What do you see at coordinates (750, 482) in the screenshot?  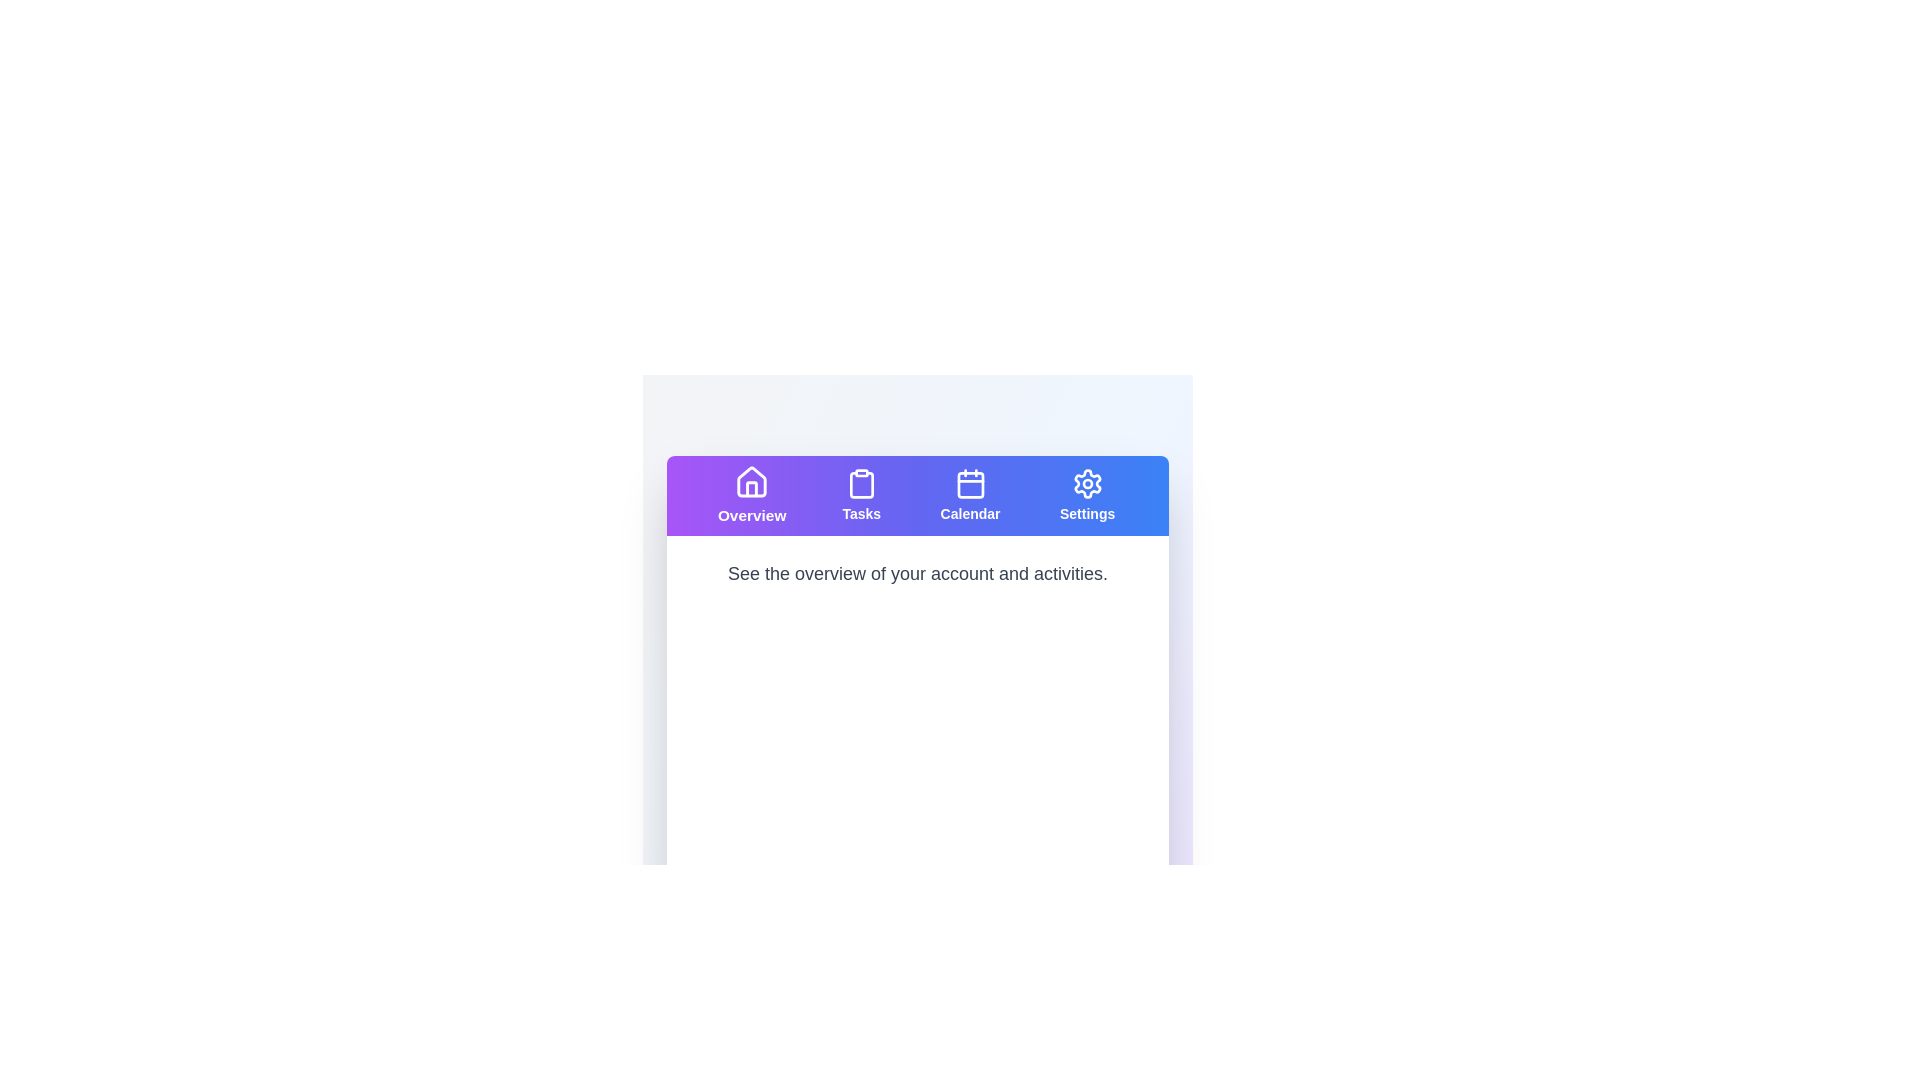 I see `the house-shaped icon in the navigation bar labeled 'Overview'` at bounding box center [750, 482].